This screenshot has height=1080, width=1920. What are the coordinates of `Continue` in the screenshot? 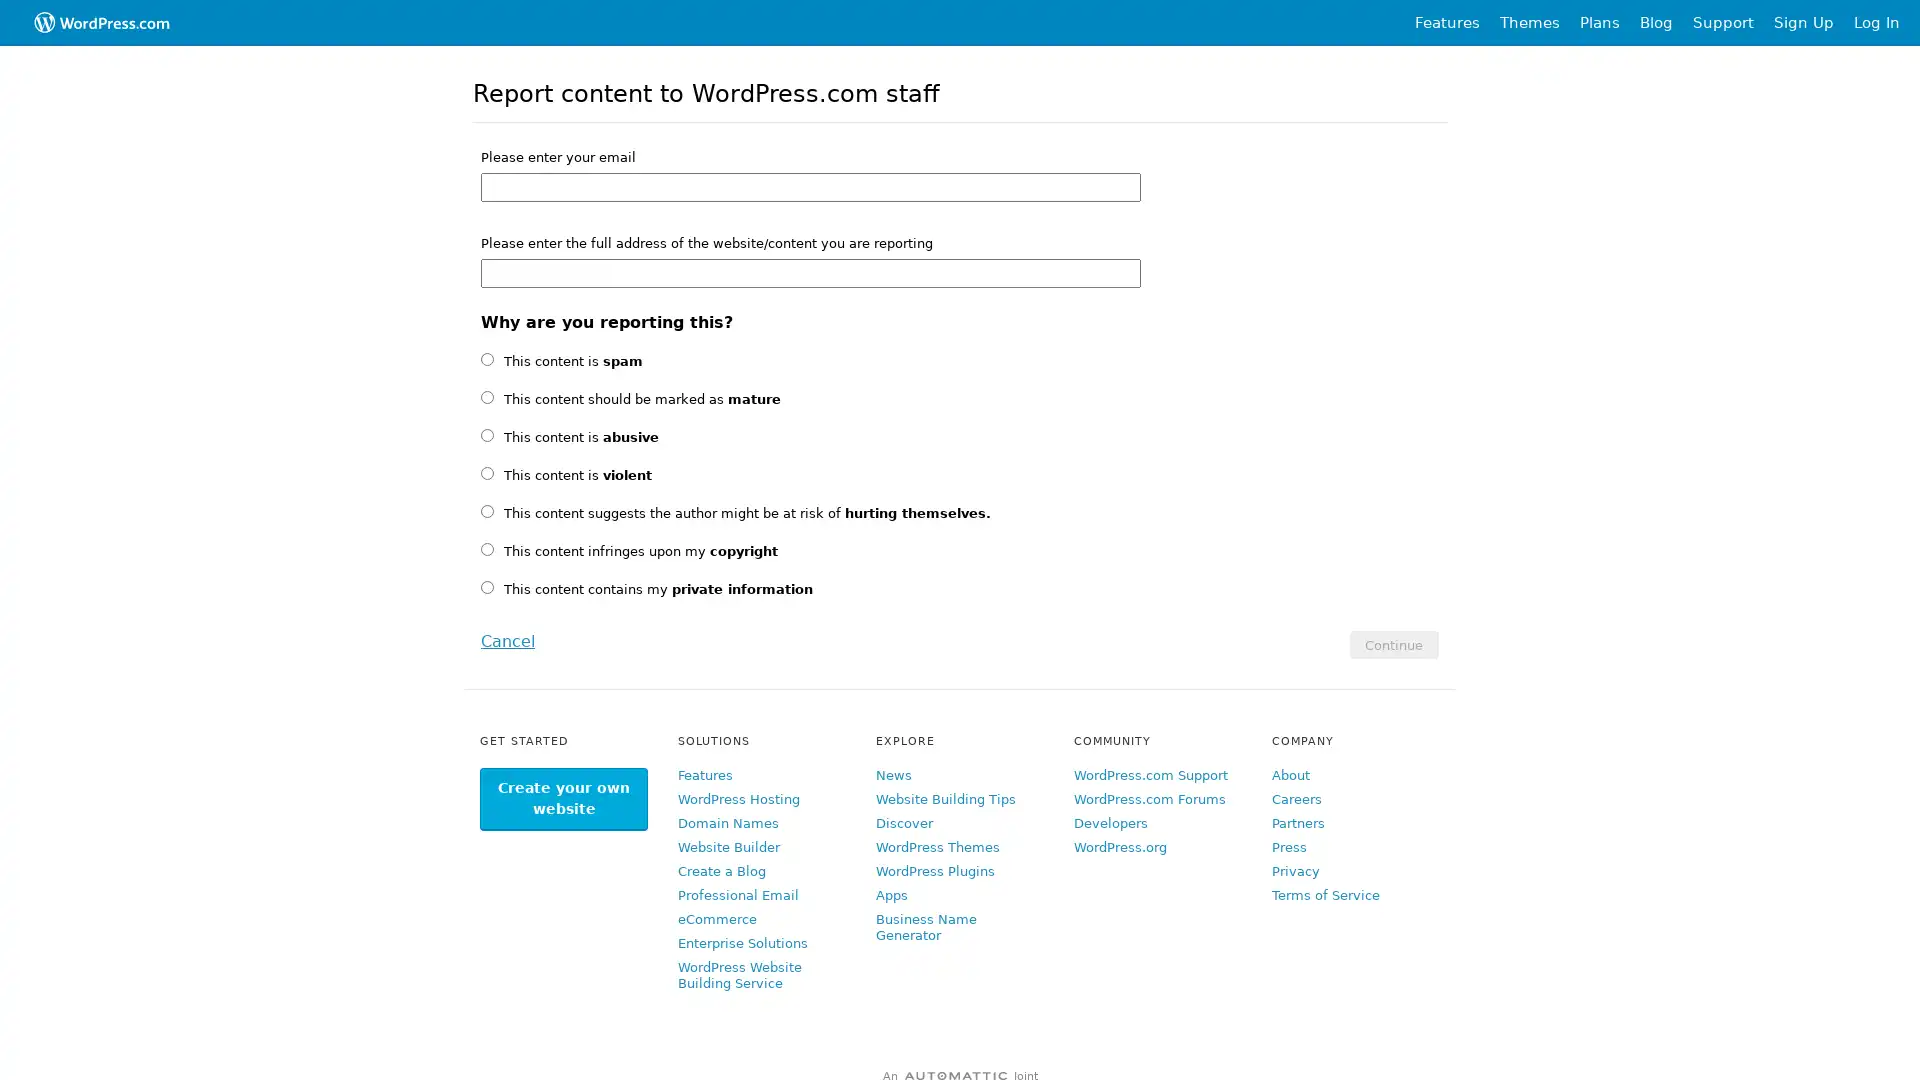 It's located at (1392, 644).